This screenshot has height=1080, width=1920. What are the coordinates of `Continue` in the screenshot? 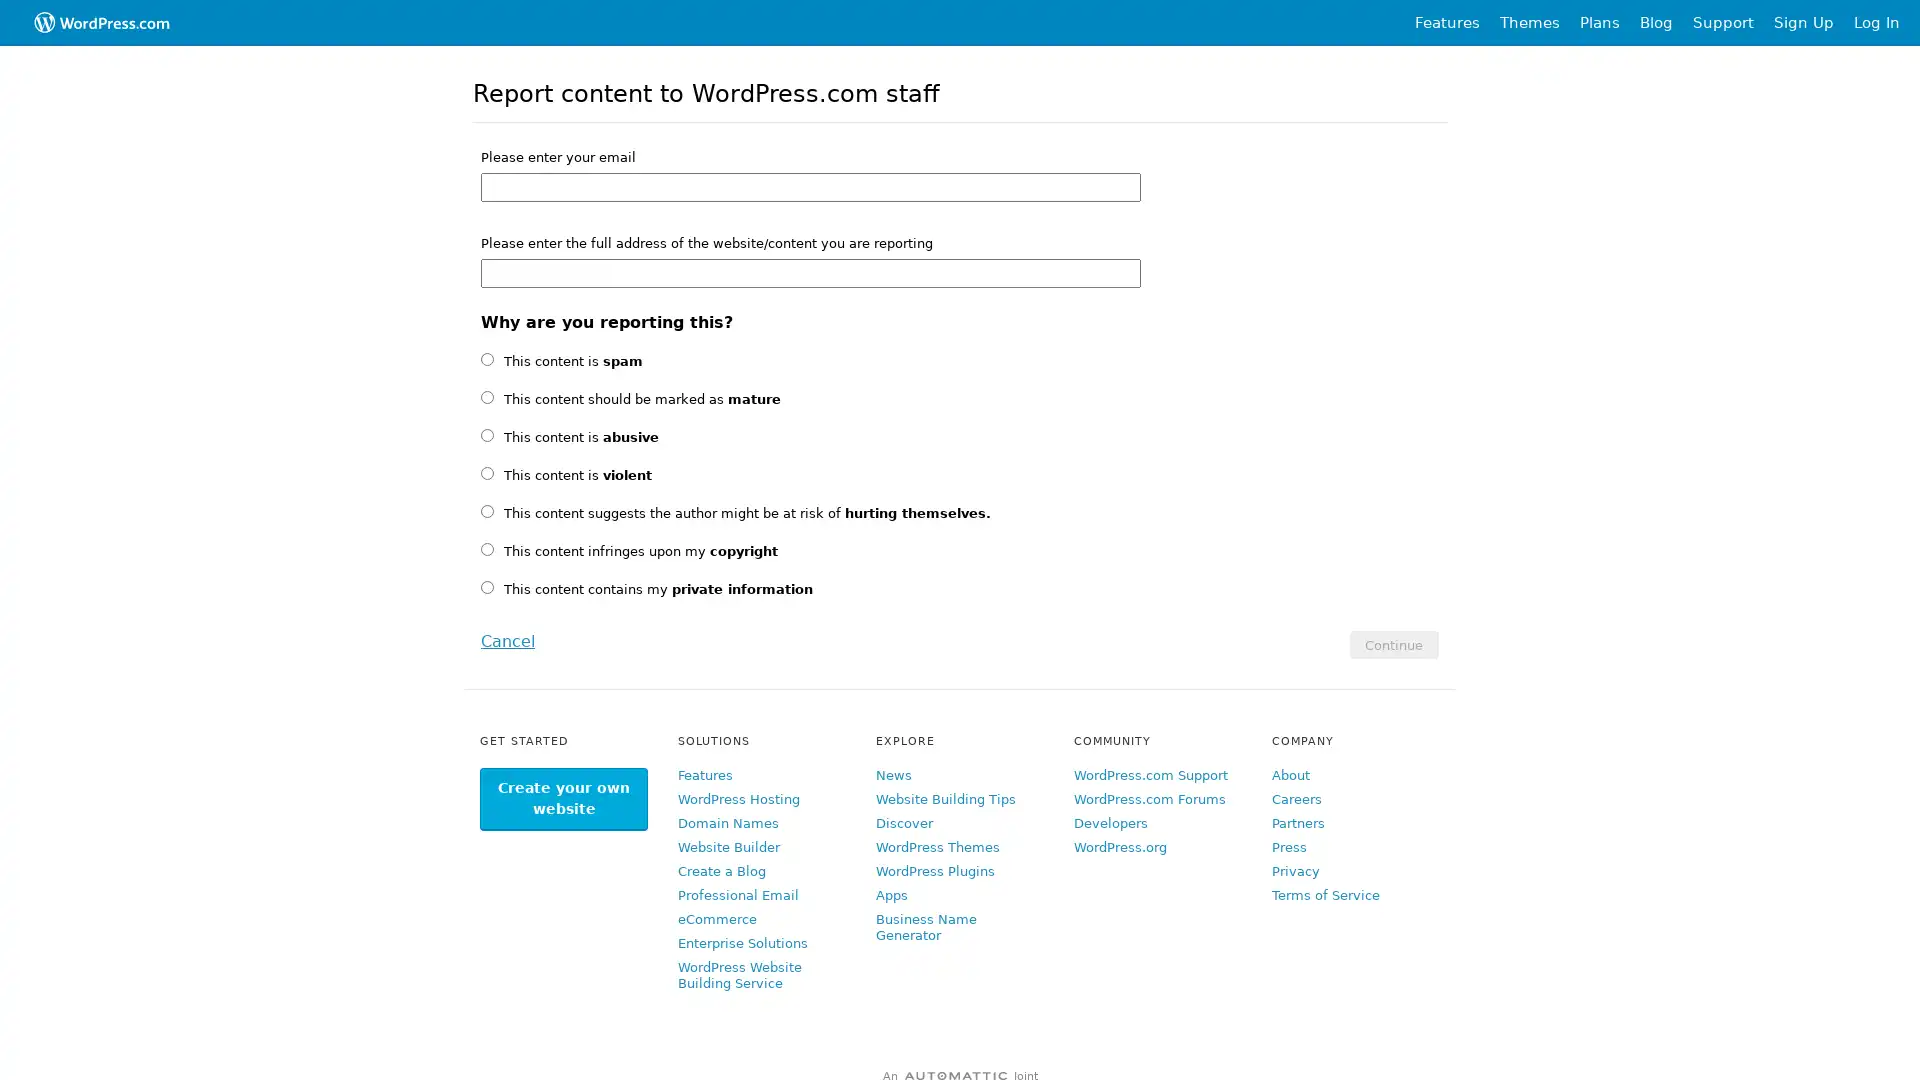 It's located at (1392, 644).